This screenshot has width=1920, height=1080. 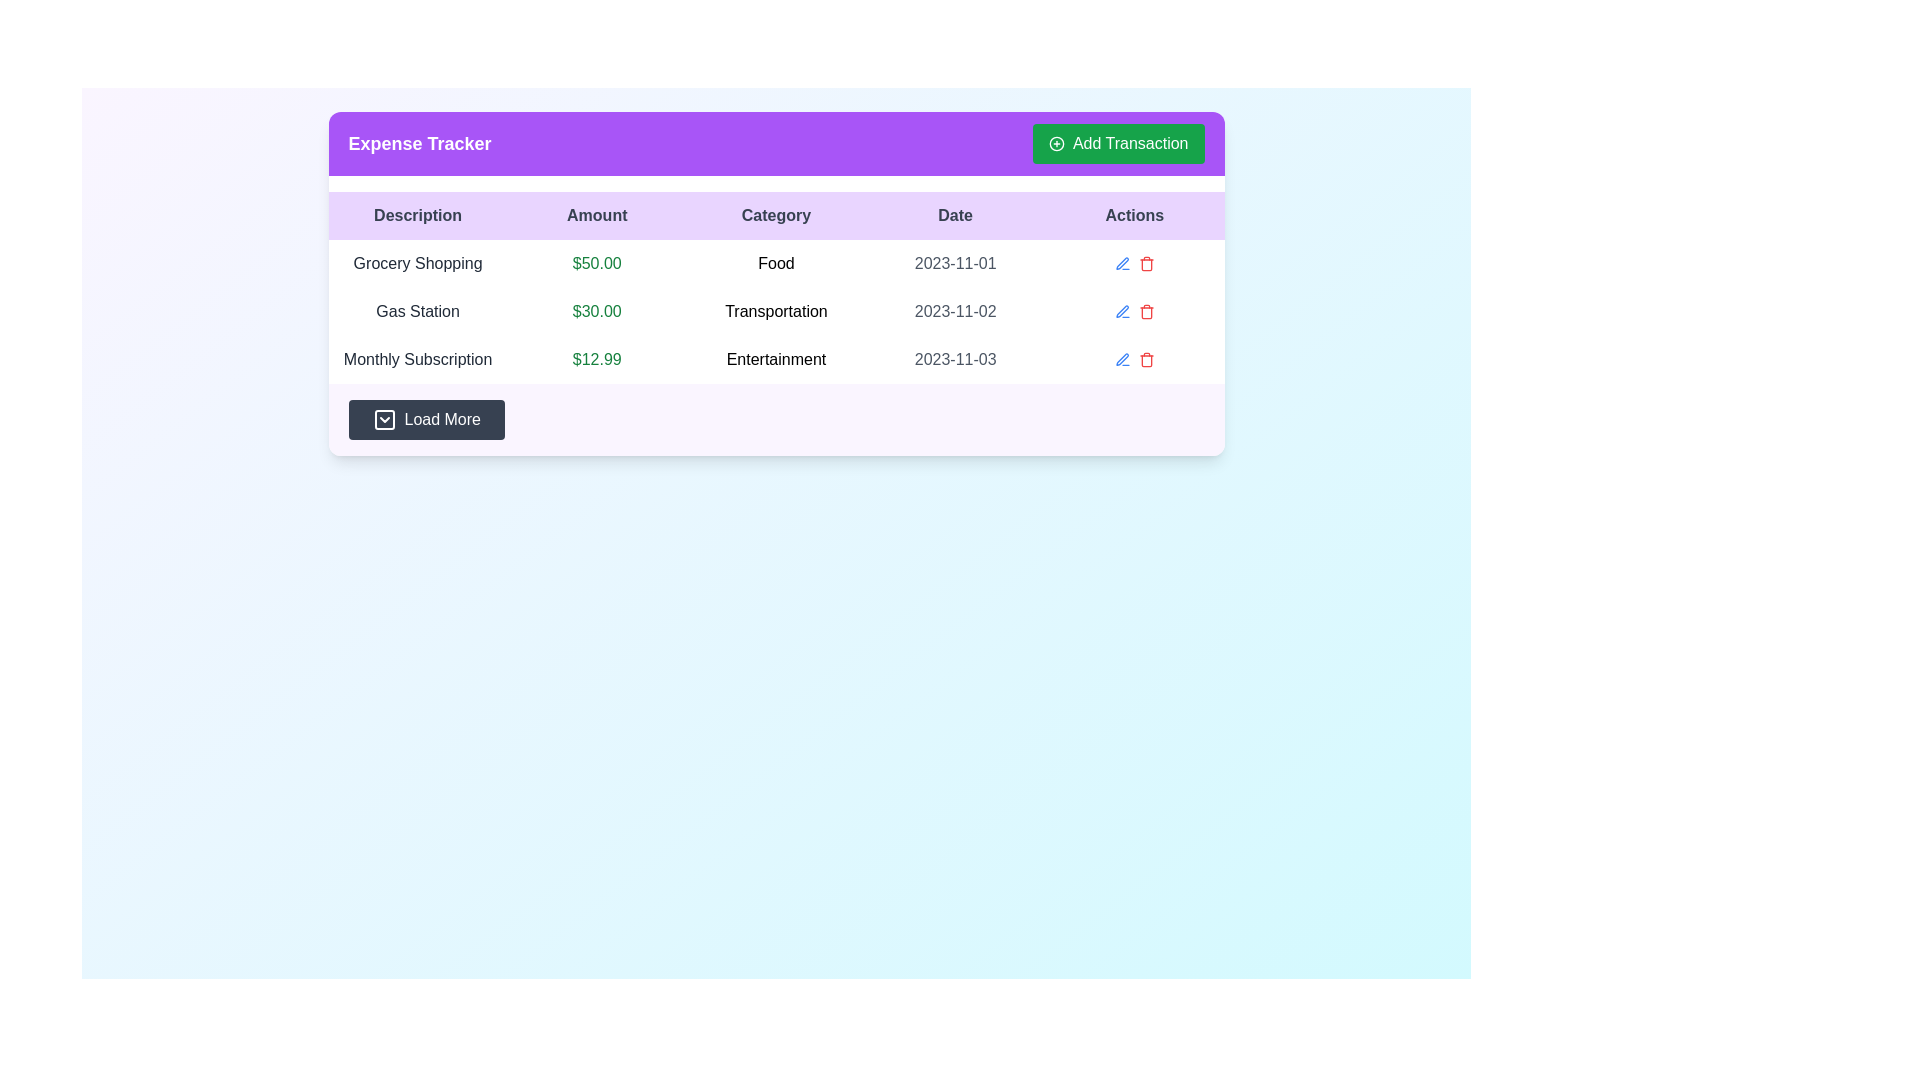 I want to click on the editable action icon resembling a pen or pencil in the 'Actions' column of the second row of the transaction table, which aligns with the 'Transportation' entry, so click(x=1122, y=311).